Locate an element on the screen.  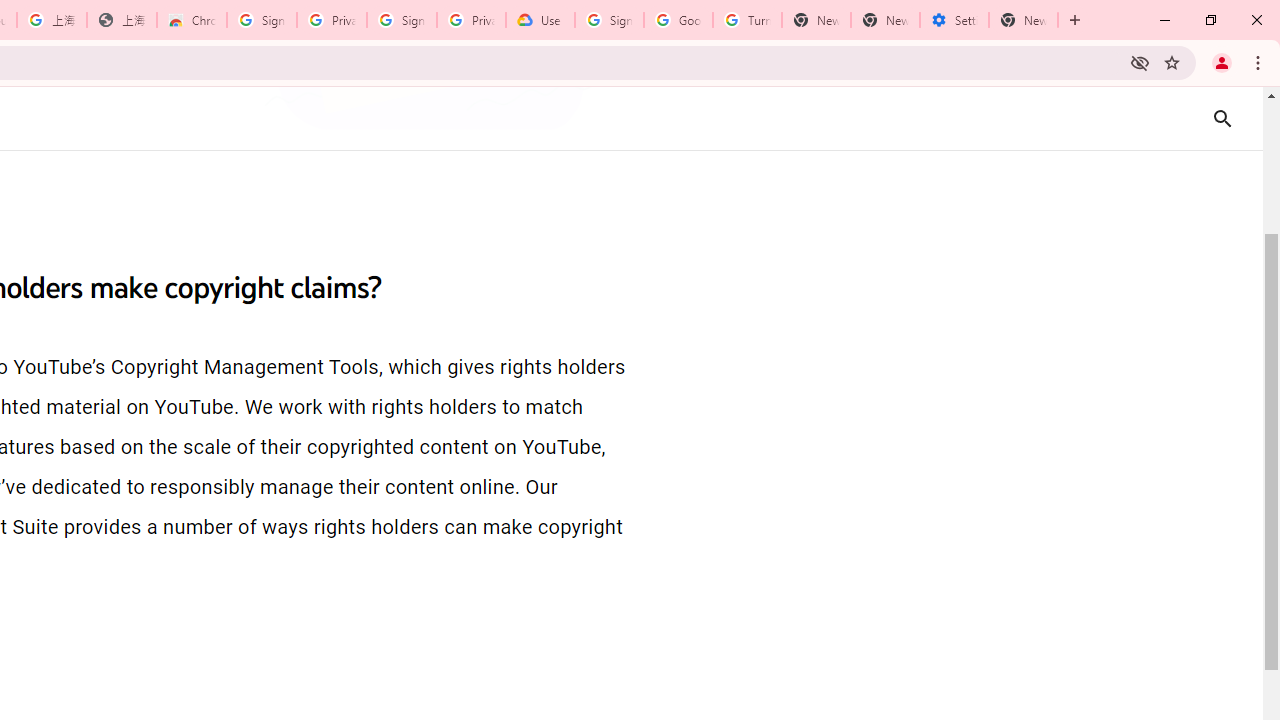
'New Tab' is located at coordinates (1024, 20).